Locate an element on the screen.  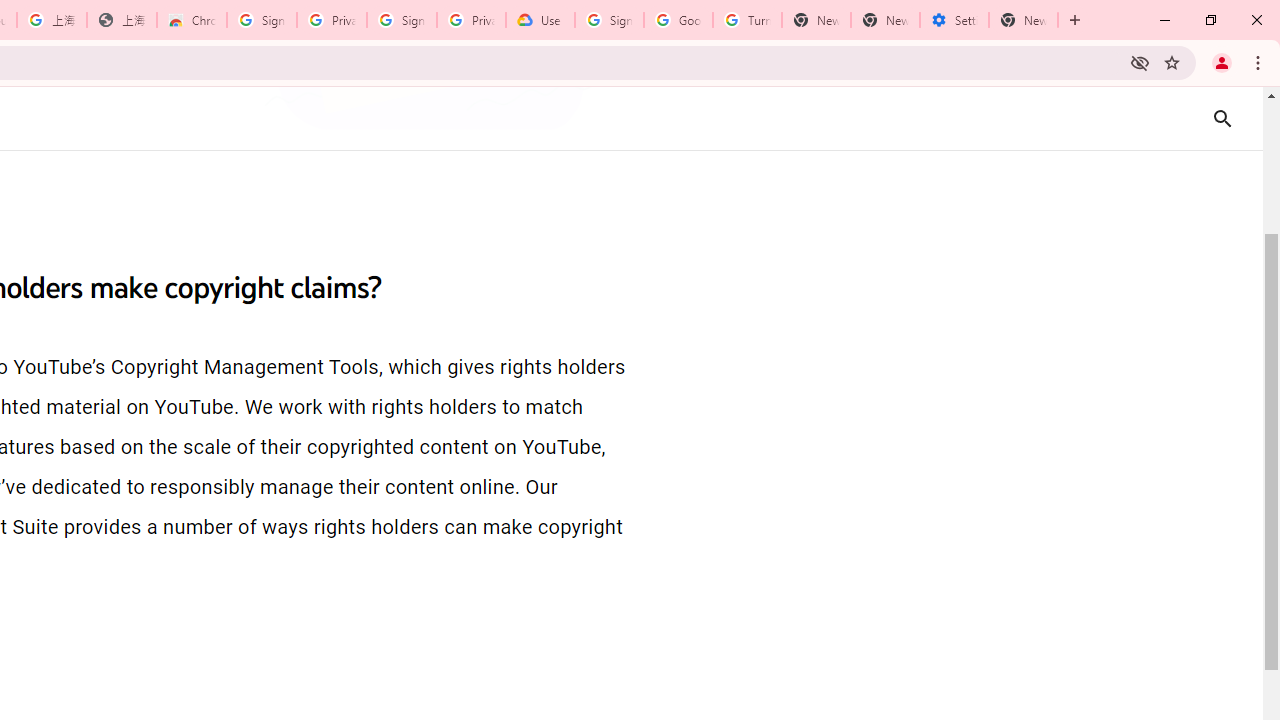
'New Tab' is located at coordinates (1024, 20).